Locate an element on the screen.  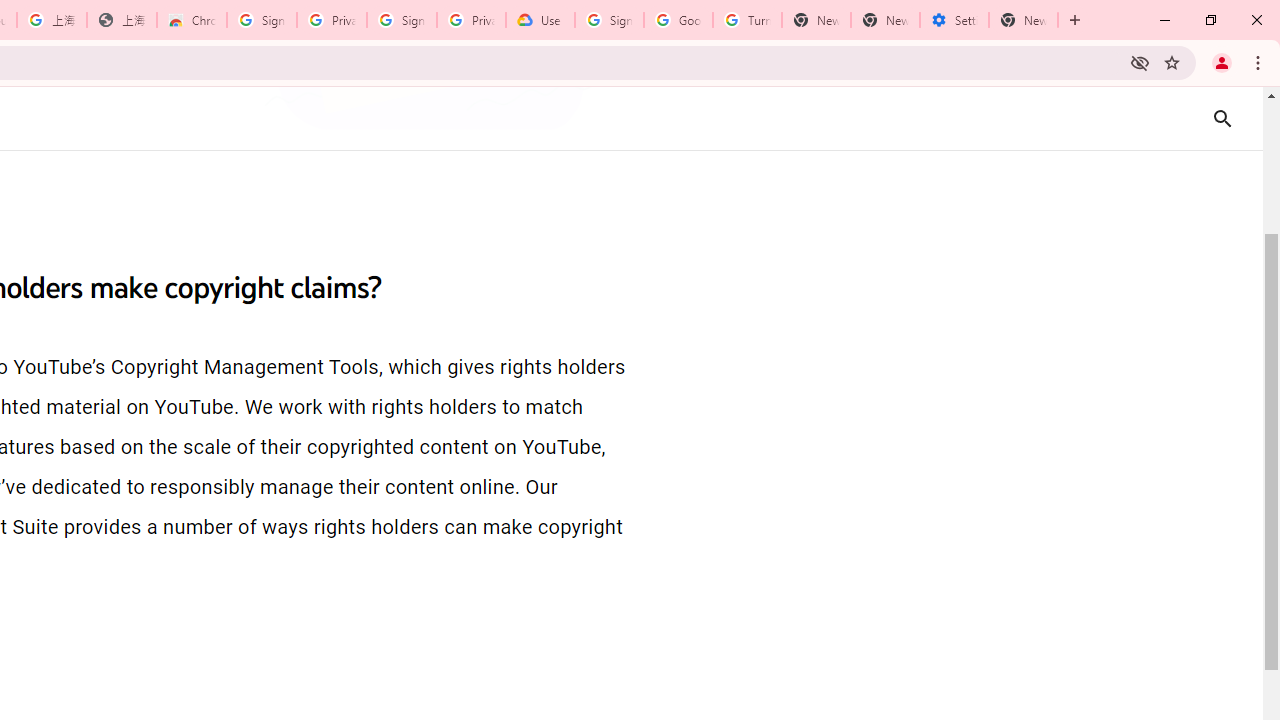
'New Tab' is located at coordinates (1024, 20).